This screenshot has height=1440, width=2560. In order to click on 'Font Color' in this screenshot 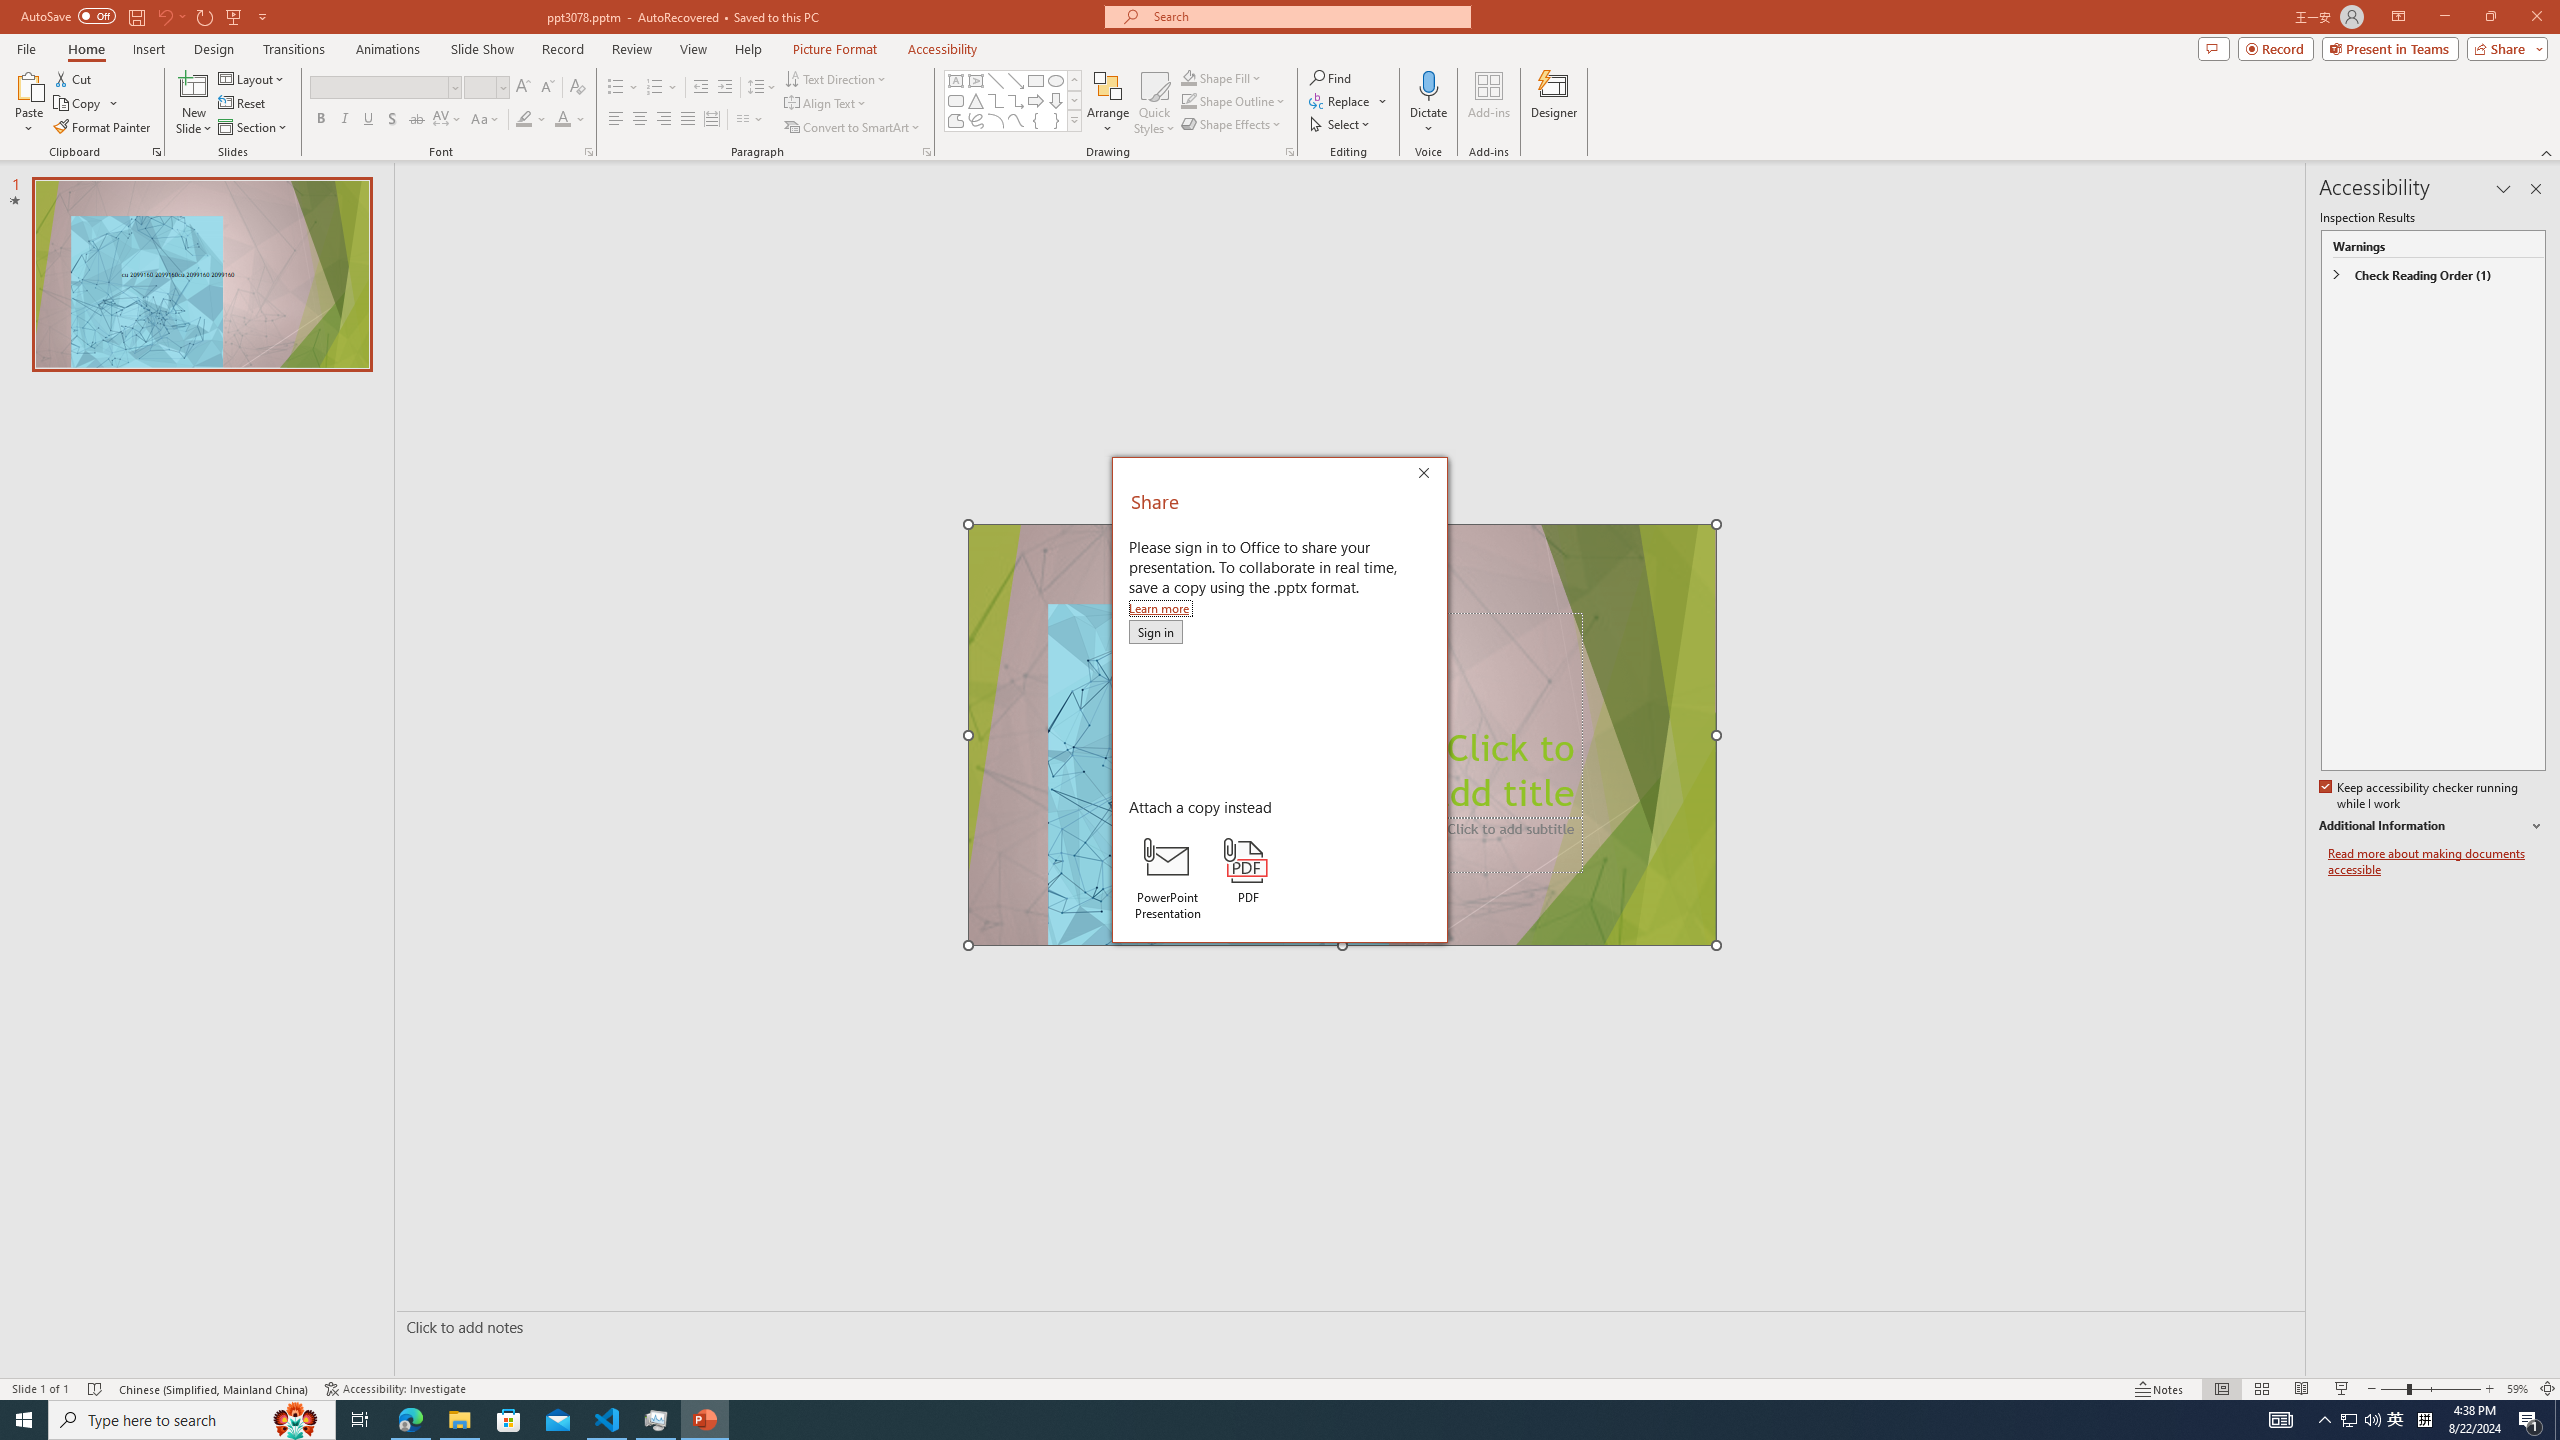, I will do `click(570, 118)`.